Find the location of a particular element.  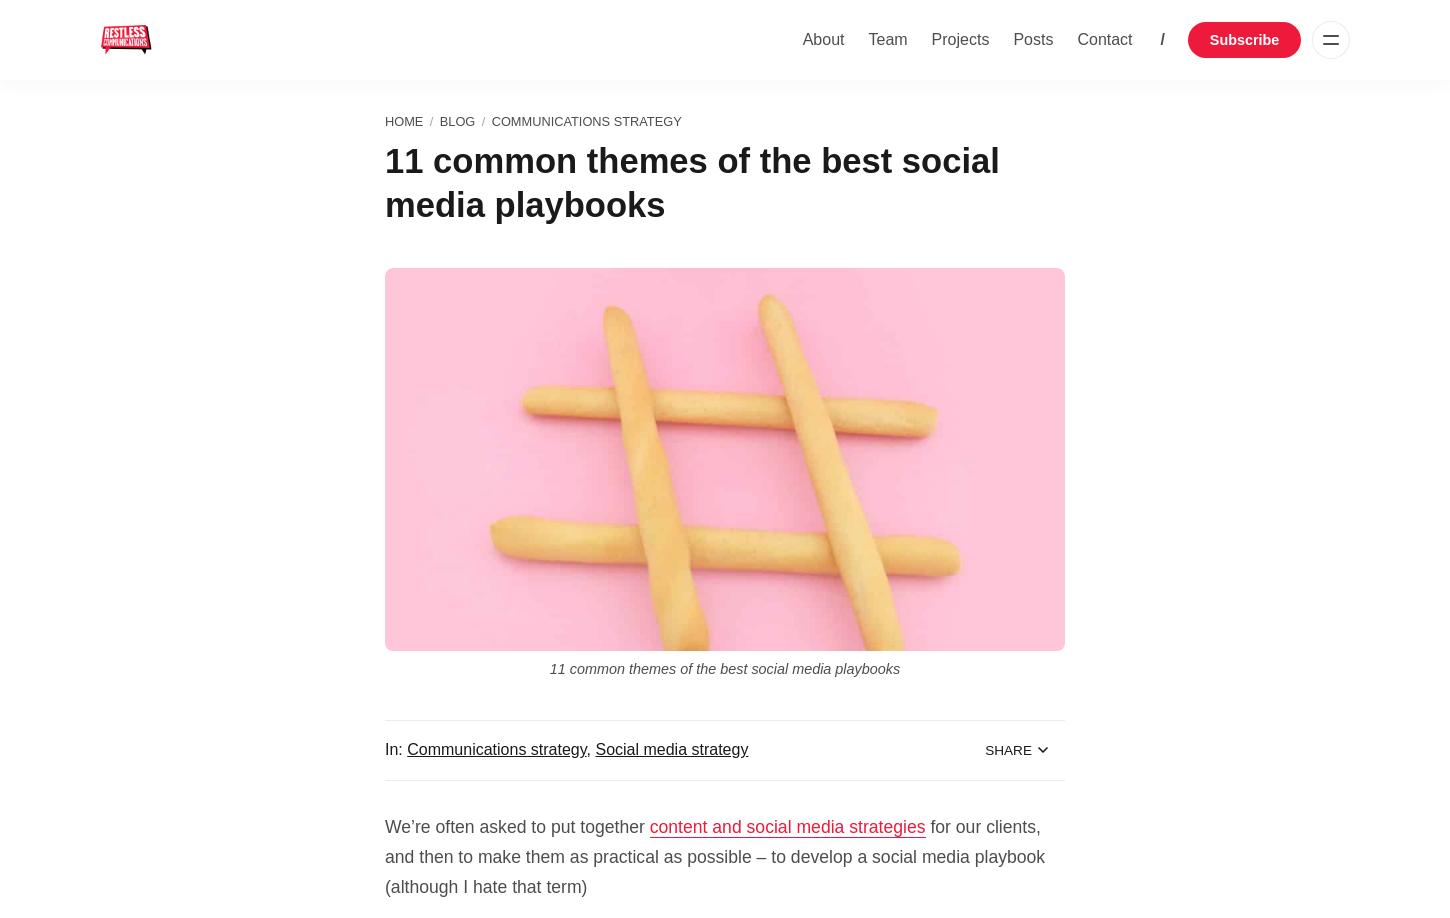

'Team' is located at coordinates (886, 39).